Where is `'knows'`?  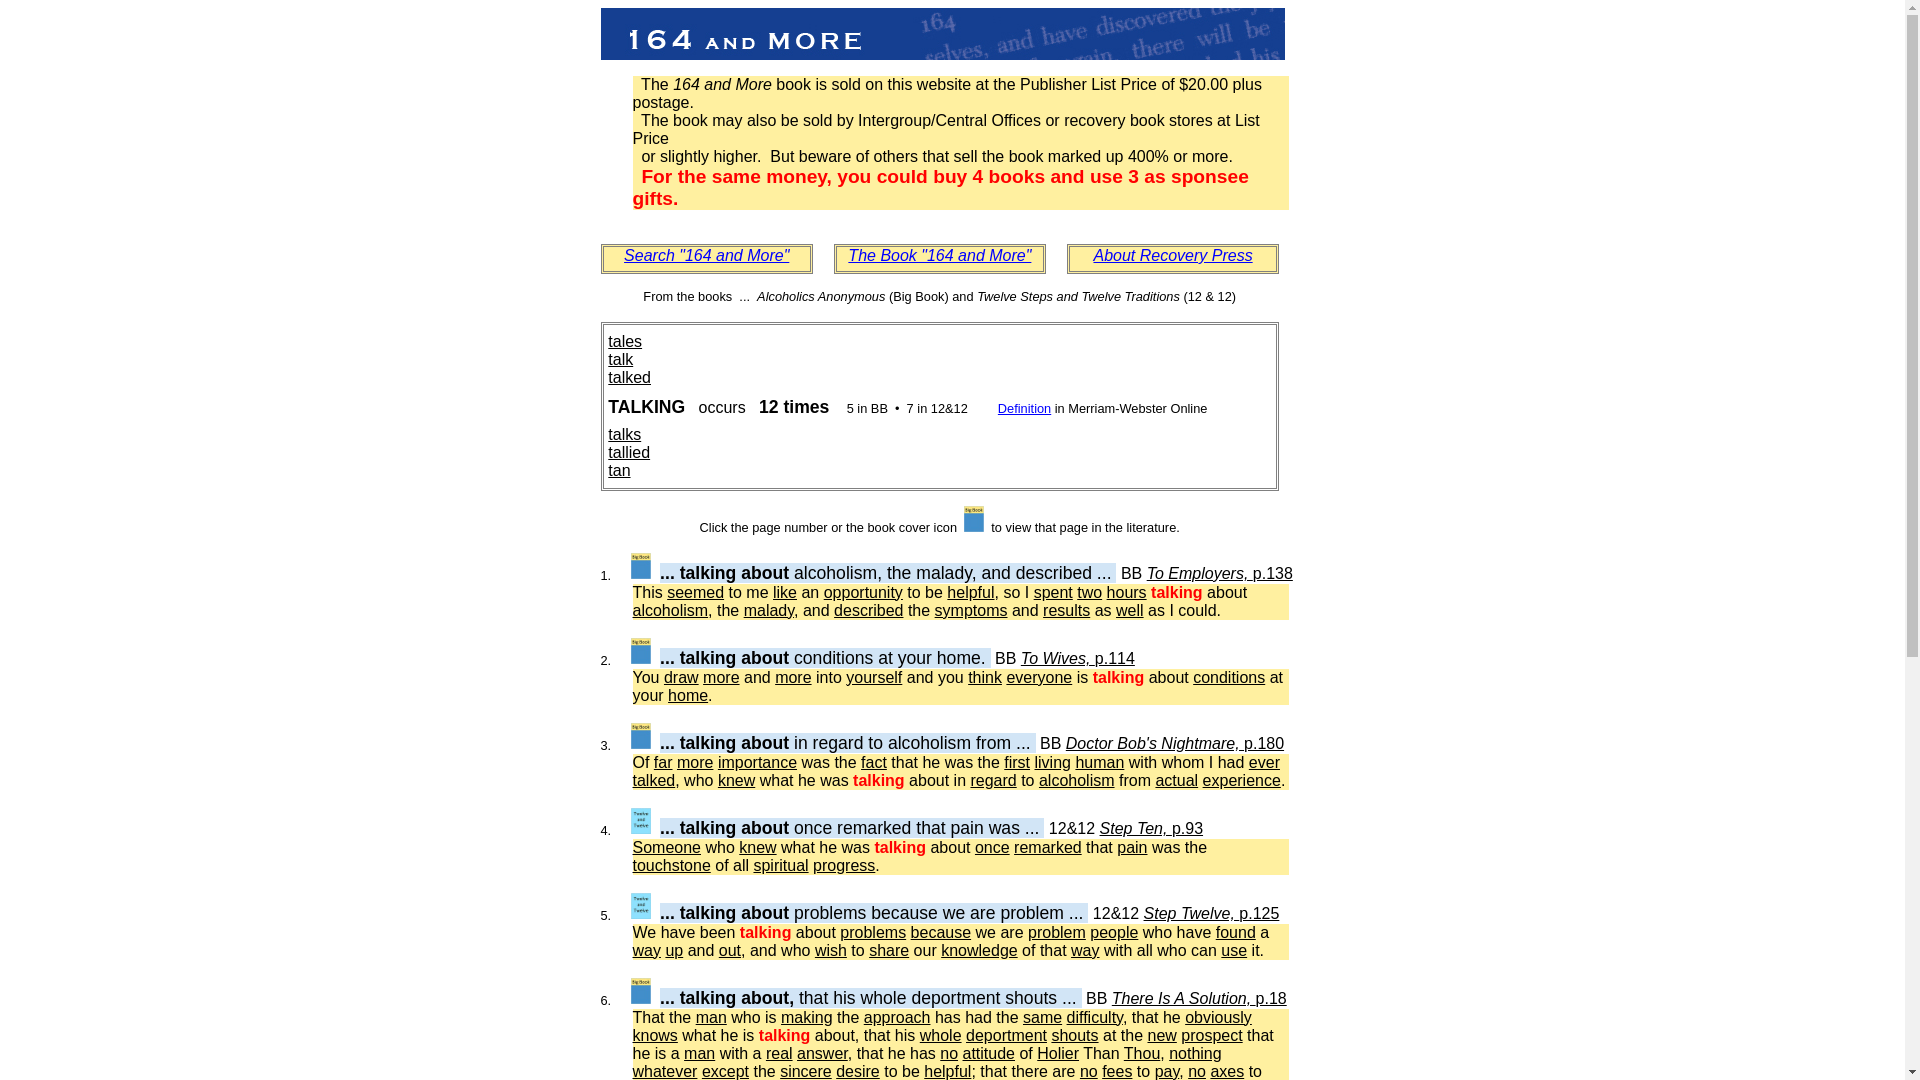 'knows' is located at coordinates (654, 1035).